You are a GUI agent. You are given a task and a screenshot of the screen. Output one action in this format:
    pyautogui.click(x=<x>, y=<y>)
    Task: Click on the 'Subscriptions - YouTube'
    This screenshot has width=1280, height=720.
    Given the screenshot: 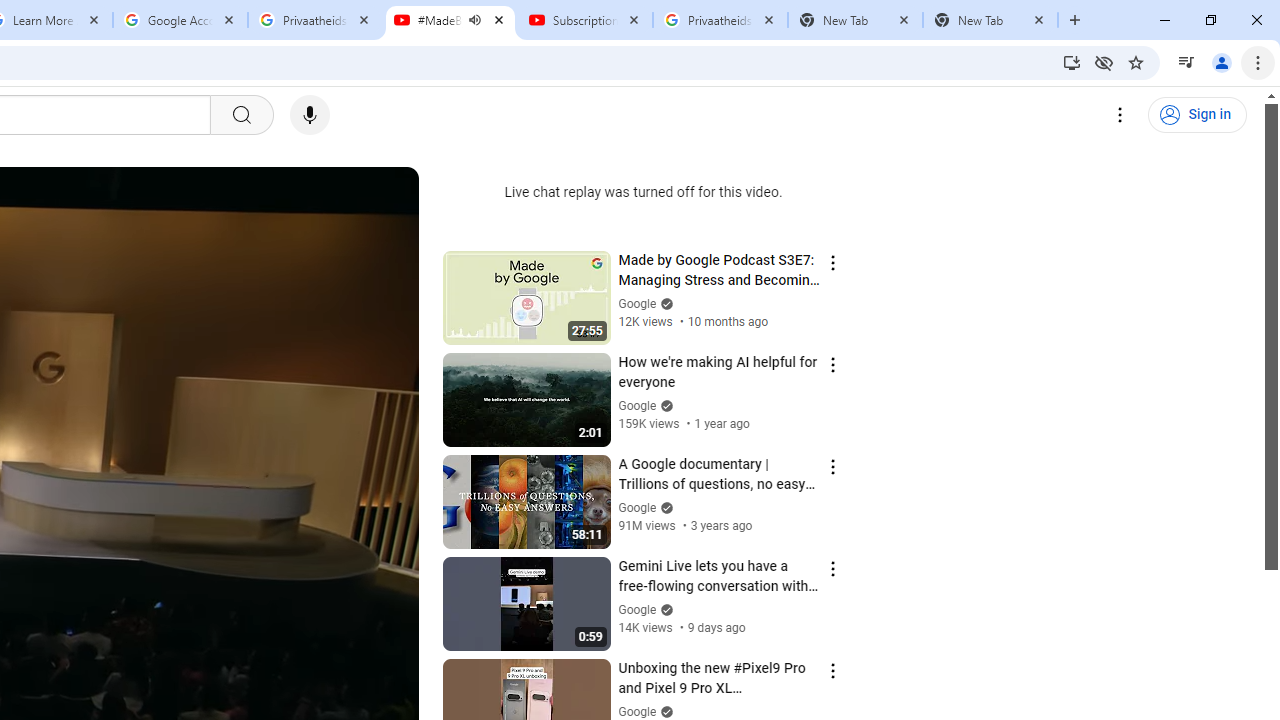 What is the action you would take?
    pyautogui.click(x=584, y=20)
    